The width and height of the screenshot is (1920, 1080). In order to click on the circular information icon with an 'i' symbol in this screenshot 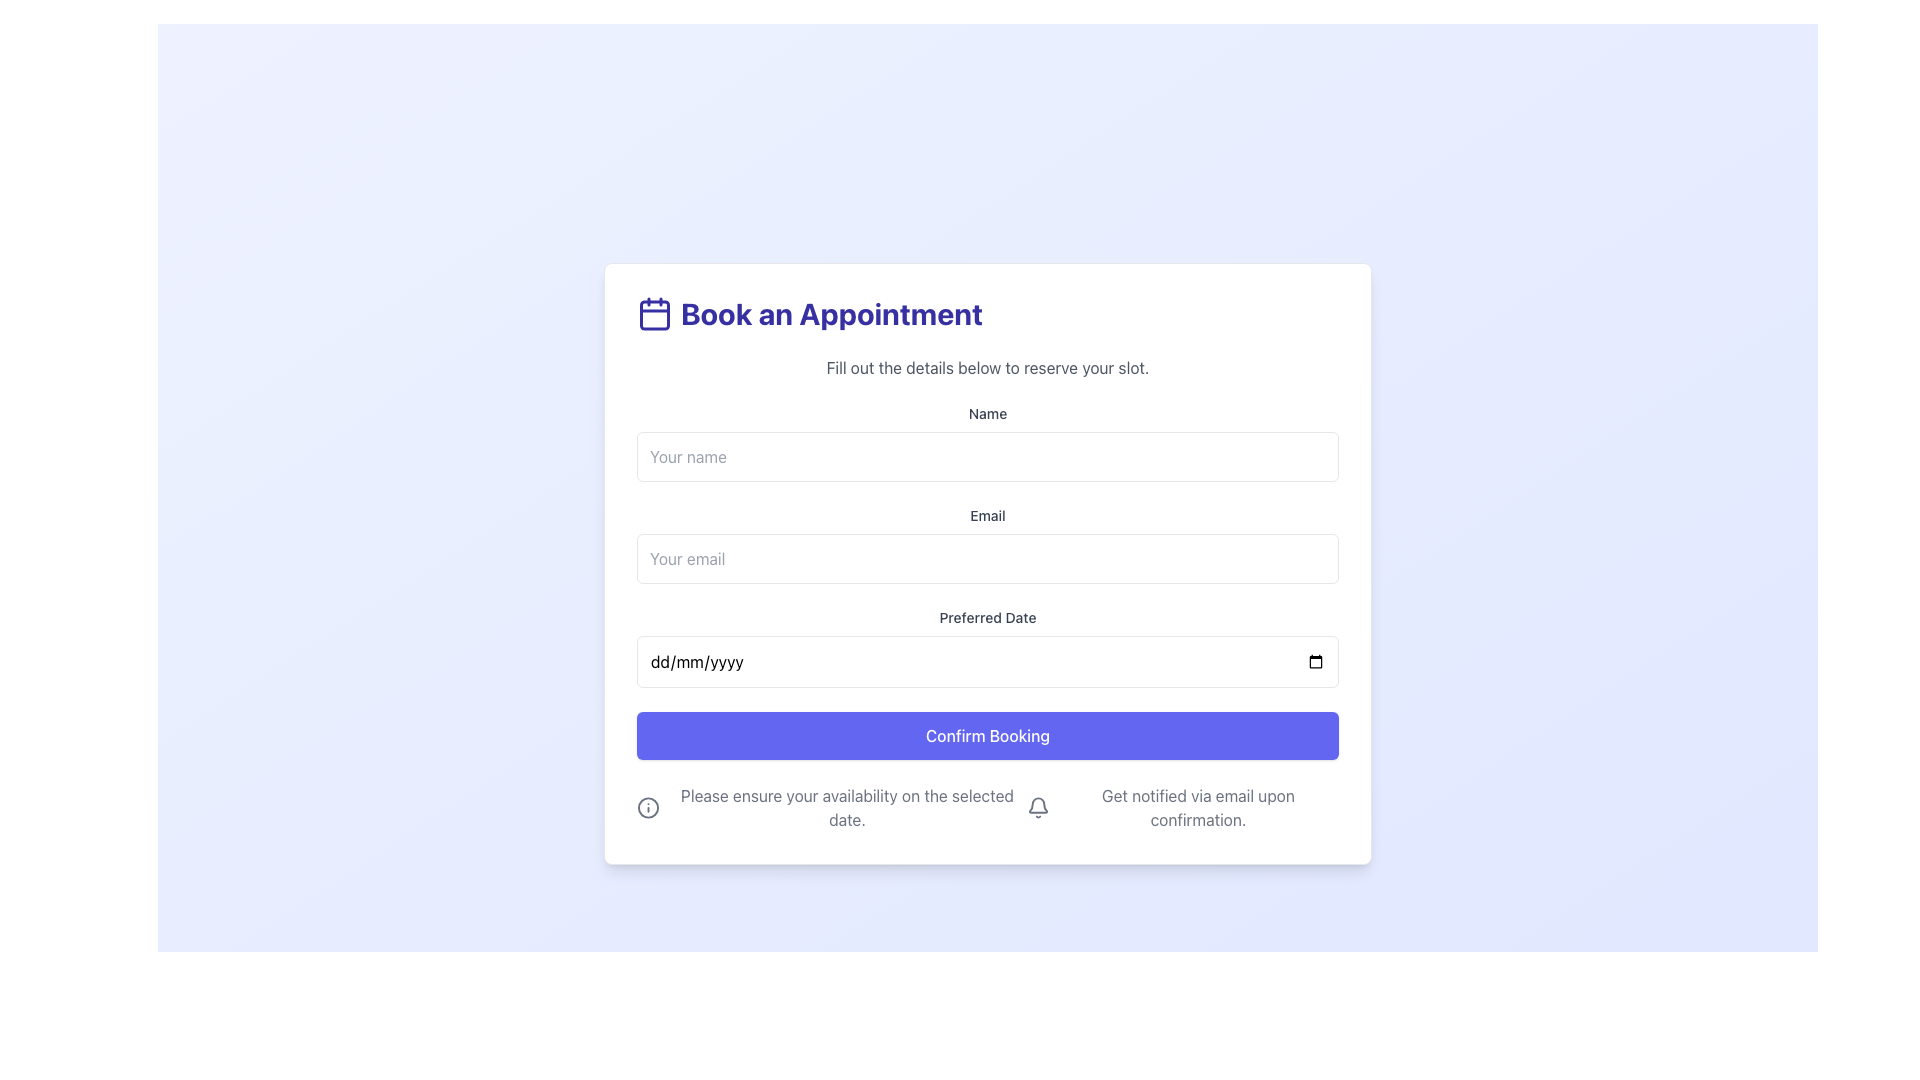, I will do `click(648, 806)`.